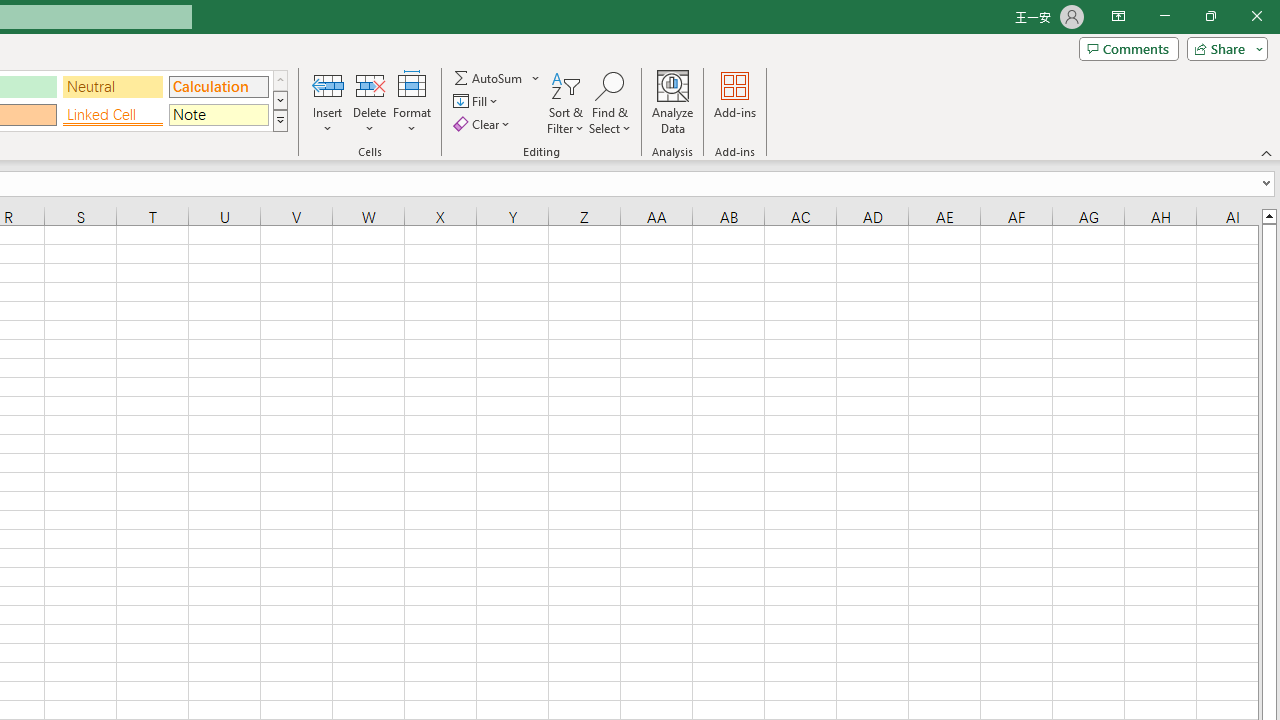 Image resolution: width=1280 pixels, height=720 pixels. Describe the element at coordinates (218, 85) in the screenshot. I see `'Calculation'` at that location.